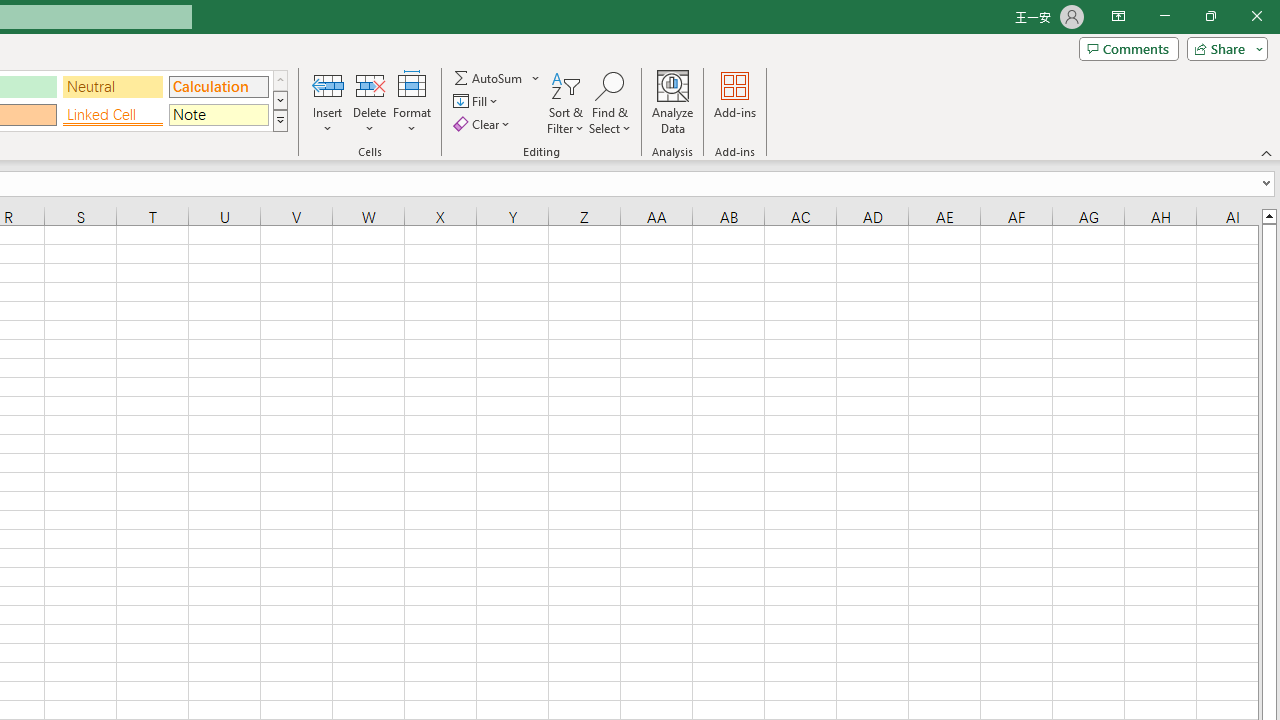 Image resolution: width=1280 pixels, height=720 pixels. Describe the element at coordinates (218, 85) in the screenshot. I see `'Calculation'` at that location.